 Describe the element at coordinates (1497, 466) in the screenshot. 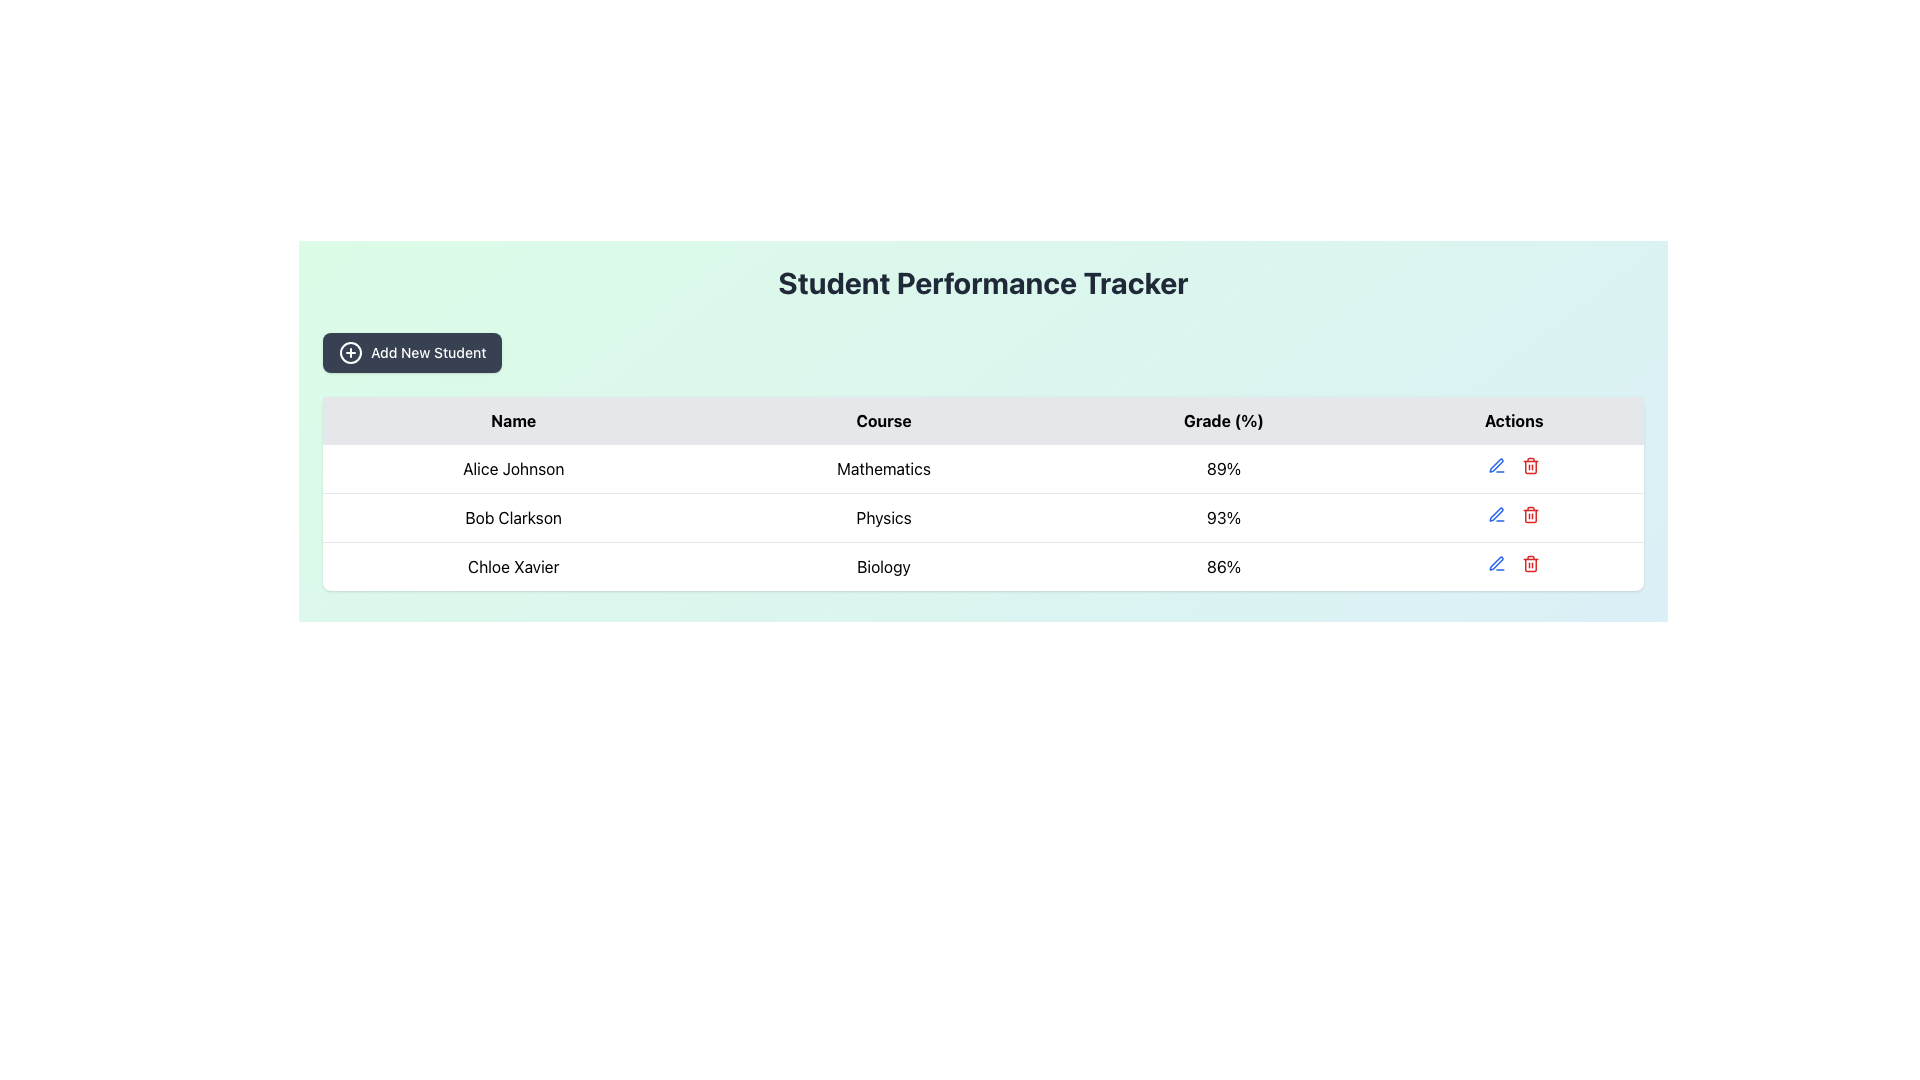

I see `the small blue pen-shaped icon in the 'Actions' column corresponding to student Alice Johnson` at that location.